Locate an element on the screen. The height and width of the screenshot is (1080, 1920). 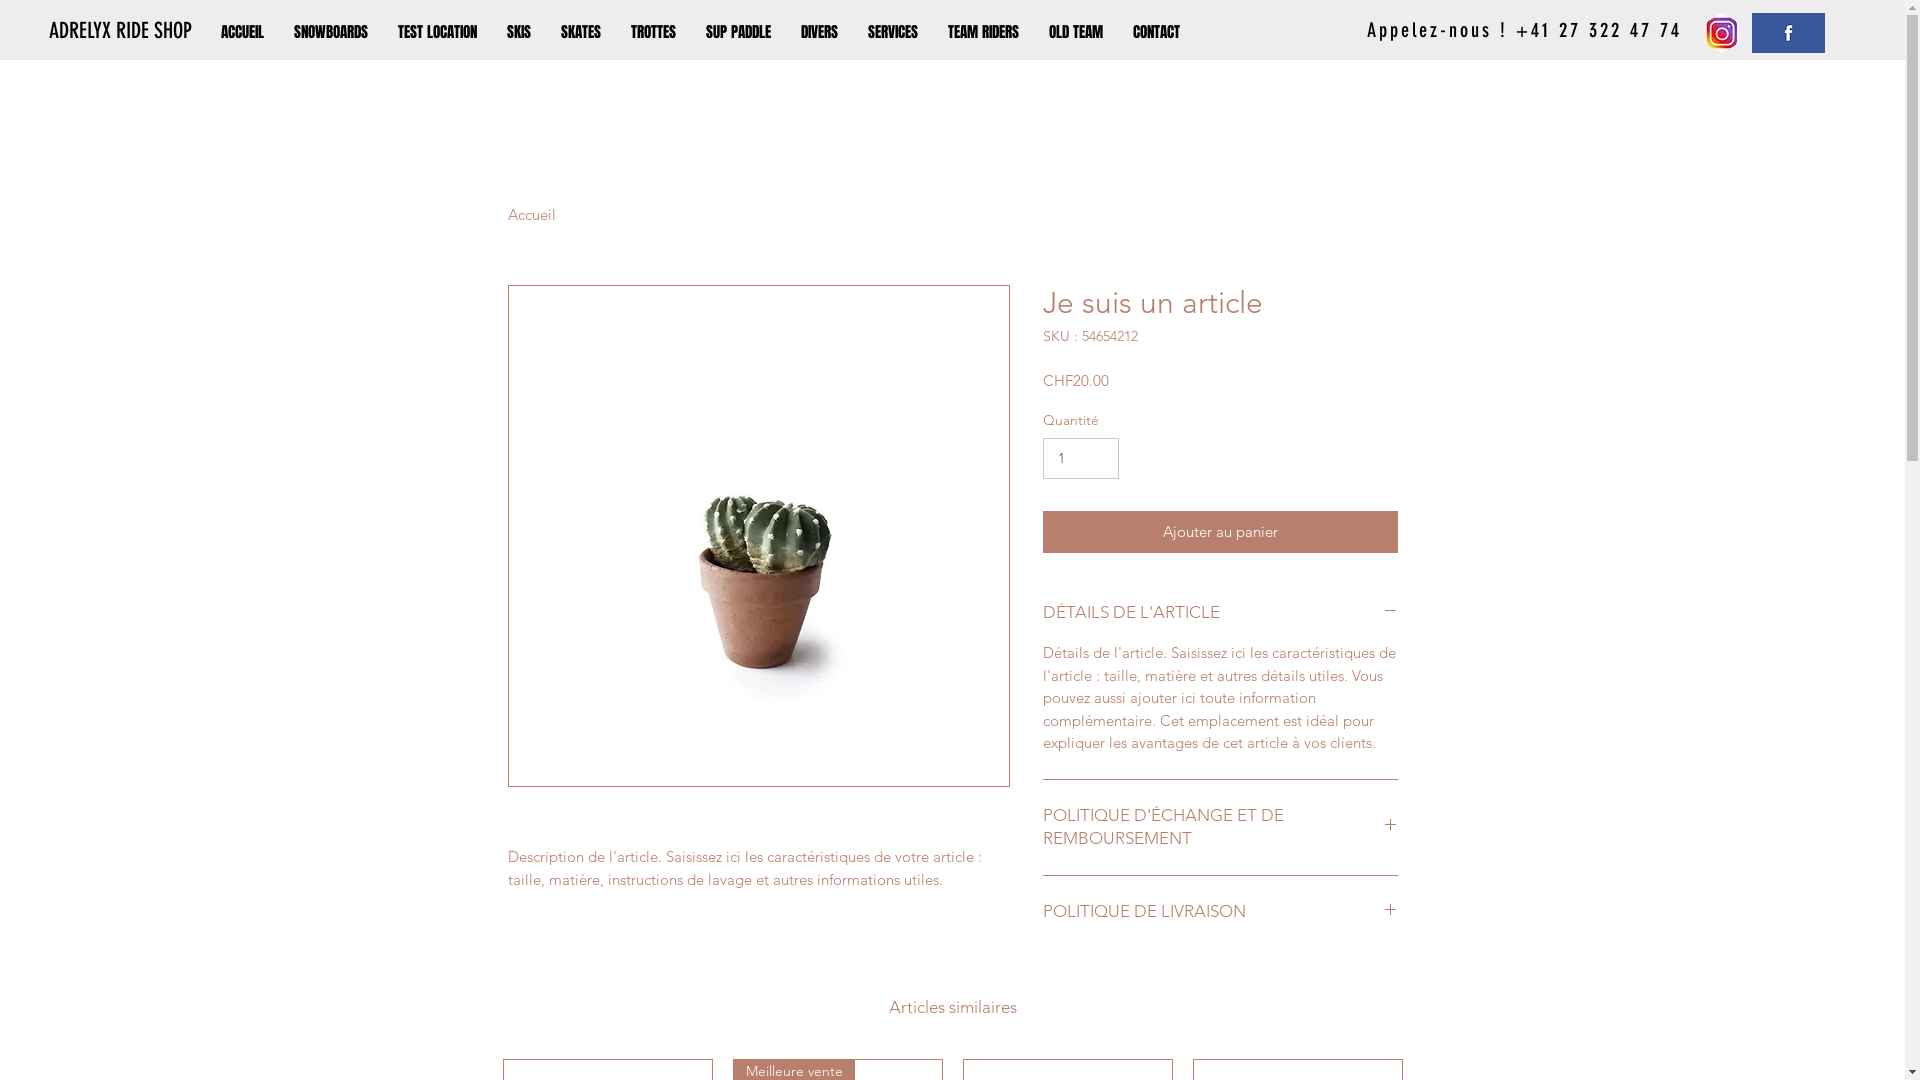
'POLITIQUE DE LIVRAISON' is located at coordinates (1218, 911).